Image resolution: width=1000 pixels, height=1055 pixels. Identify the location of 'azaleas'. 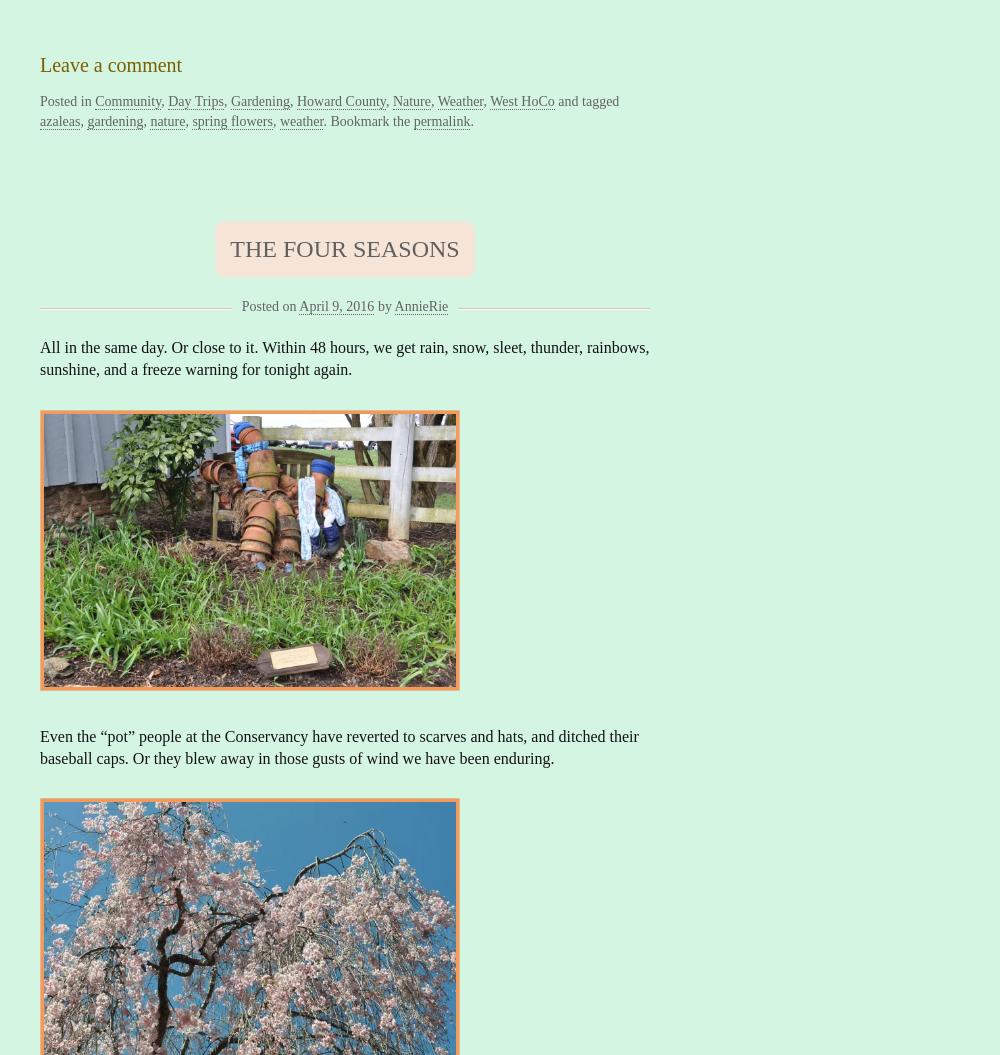
(60, 120).